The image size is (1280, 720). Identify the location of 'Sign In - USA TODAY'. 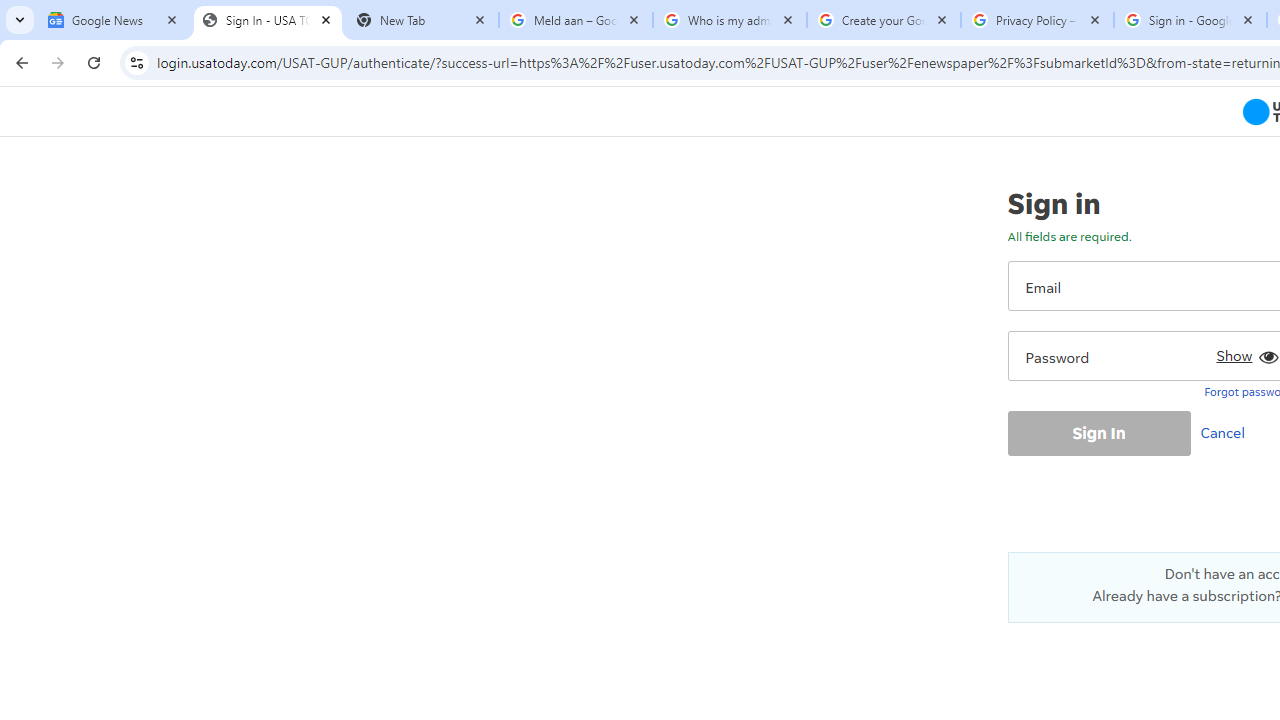
(267, 20).